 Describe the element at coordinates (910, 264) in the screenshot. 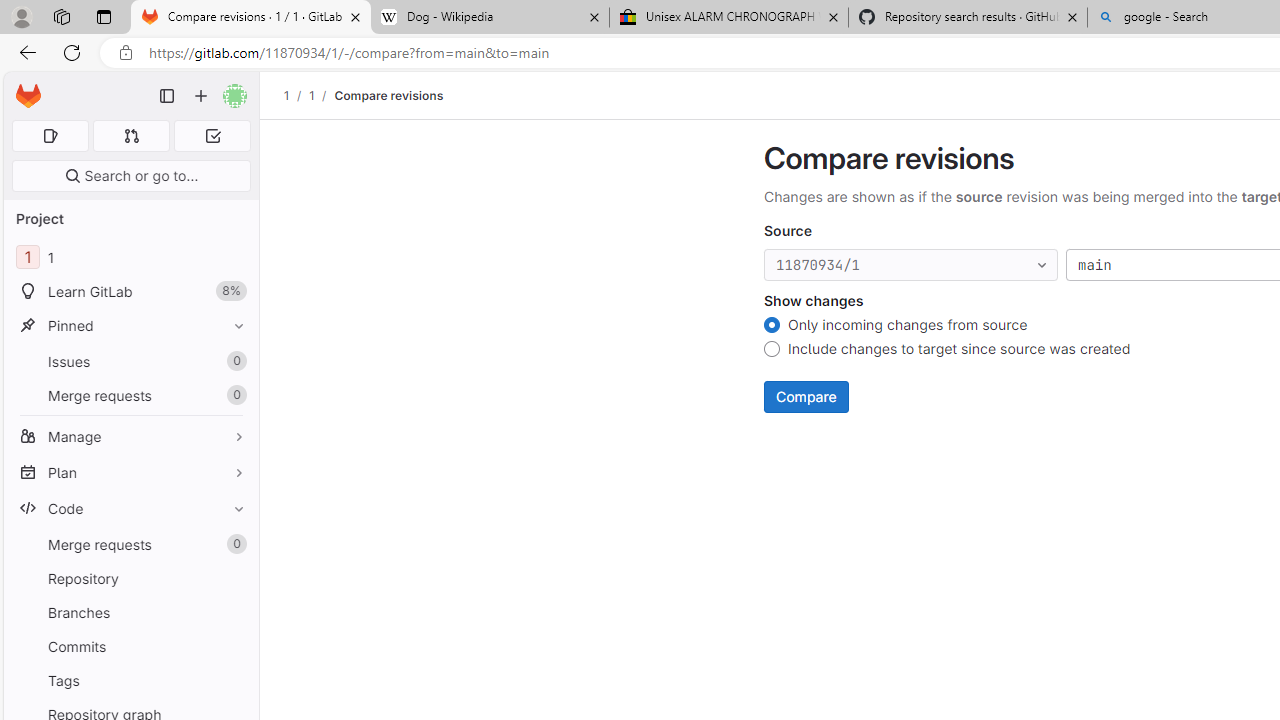

I see `'11870934/1'` at that location.